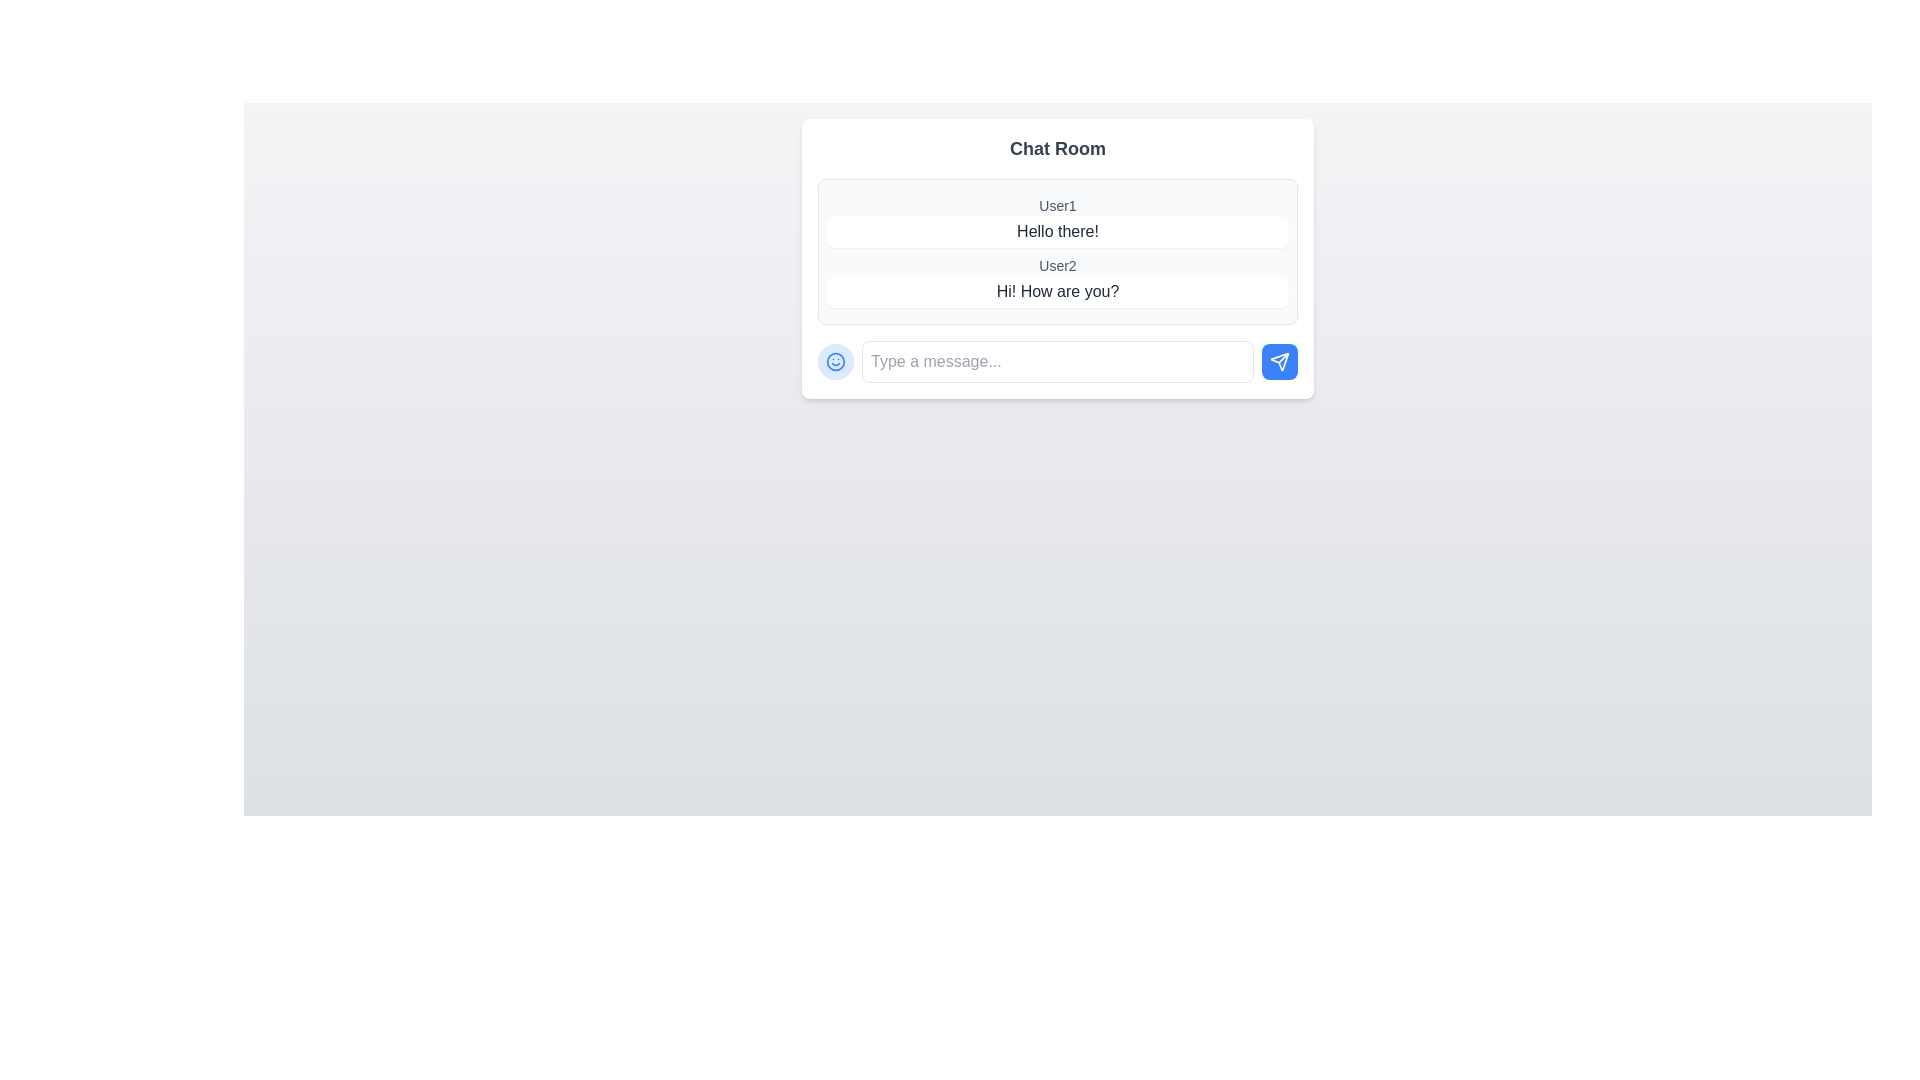 The image size is (1920, 1080). Describe the element at coordinates (835, 362) in the screenshot. I see `the icon or SVG component located near the bottom-left of the chat box interface` at that location.